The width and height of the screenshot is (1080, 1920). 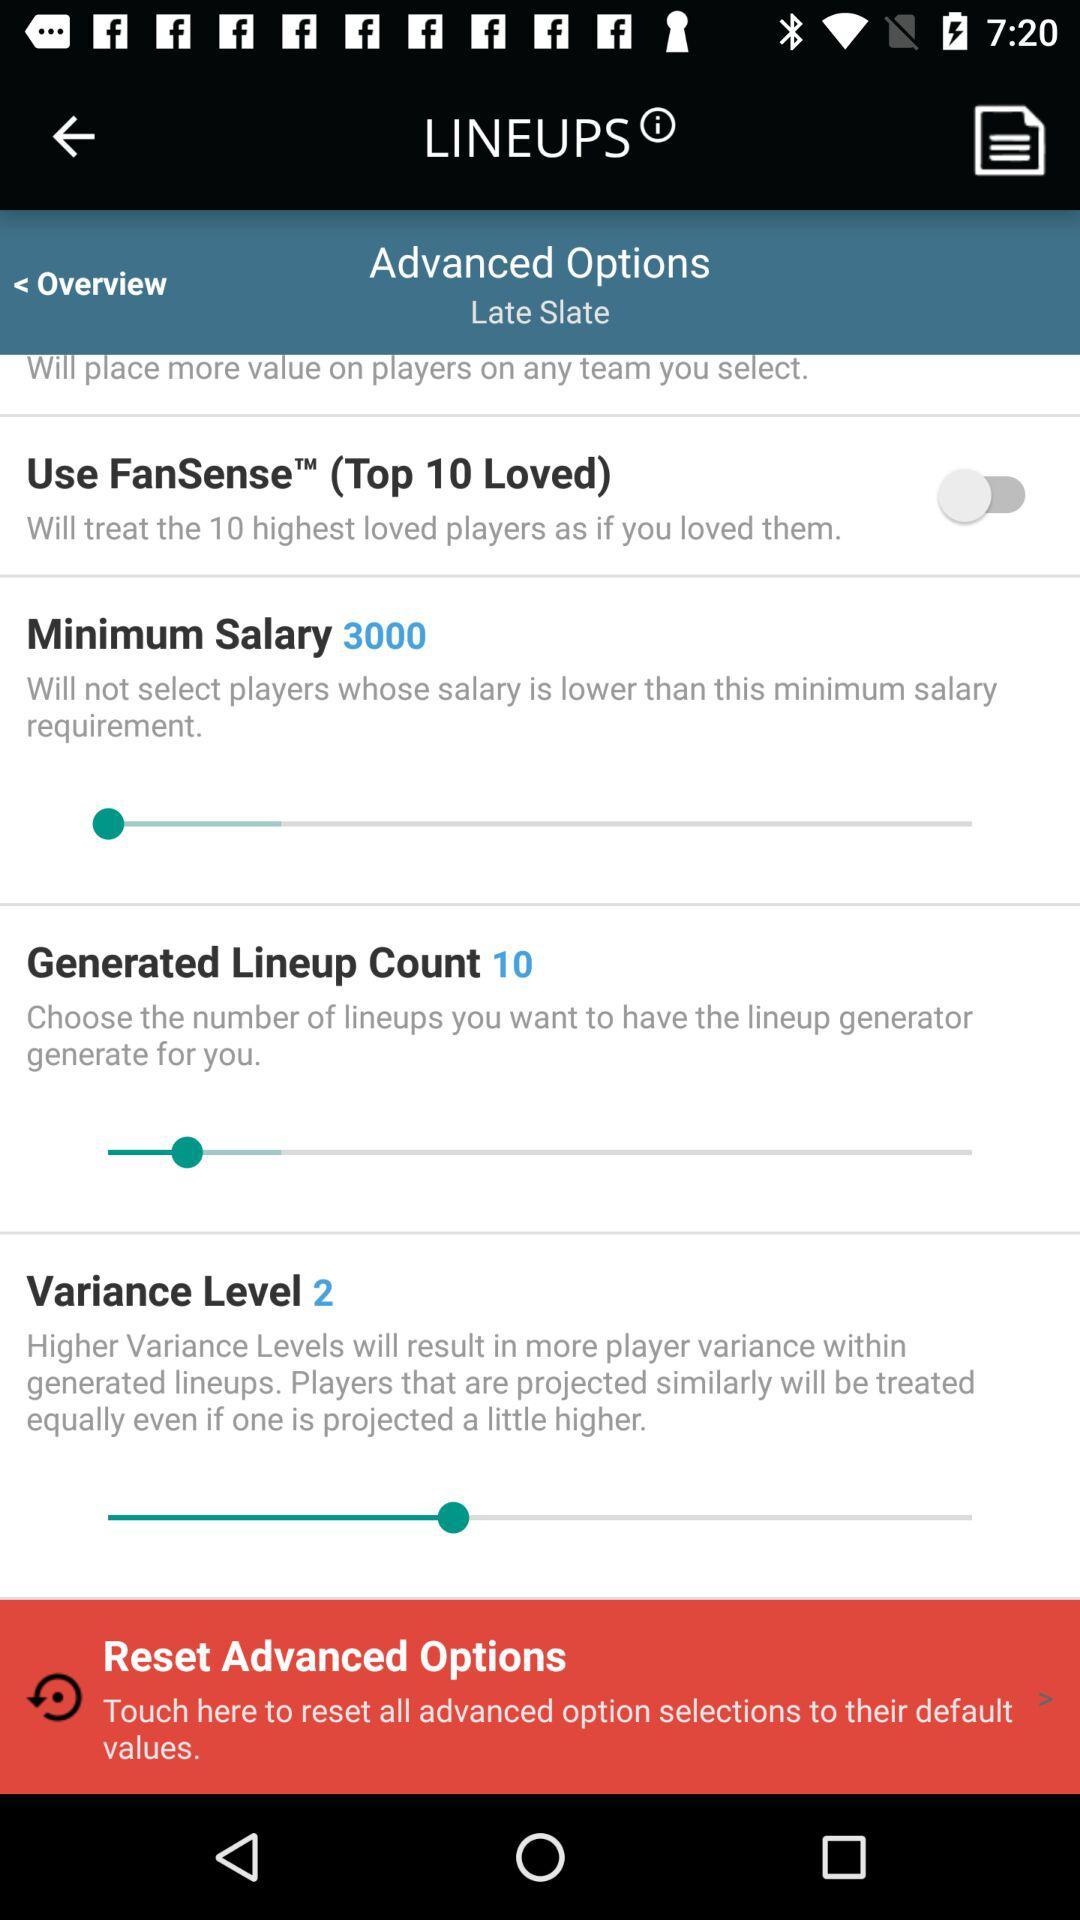 I want to click on the < overview, so click(x=108, y=281).